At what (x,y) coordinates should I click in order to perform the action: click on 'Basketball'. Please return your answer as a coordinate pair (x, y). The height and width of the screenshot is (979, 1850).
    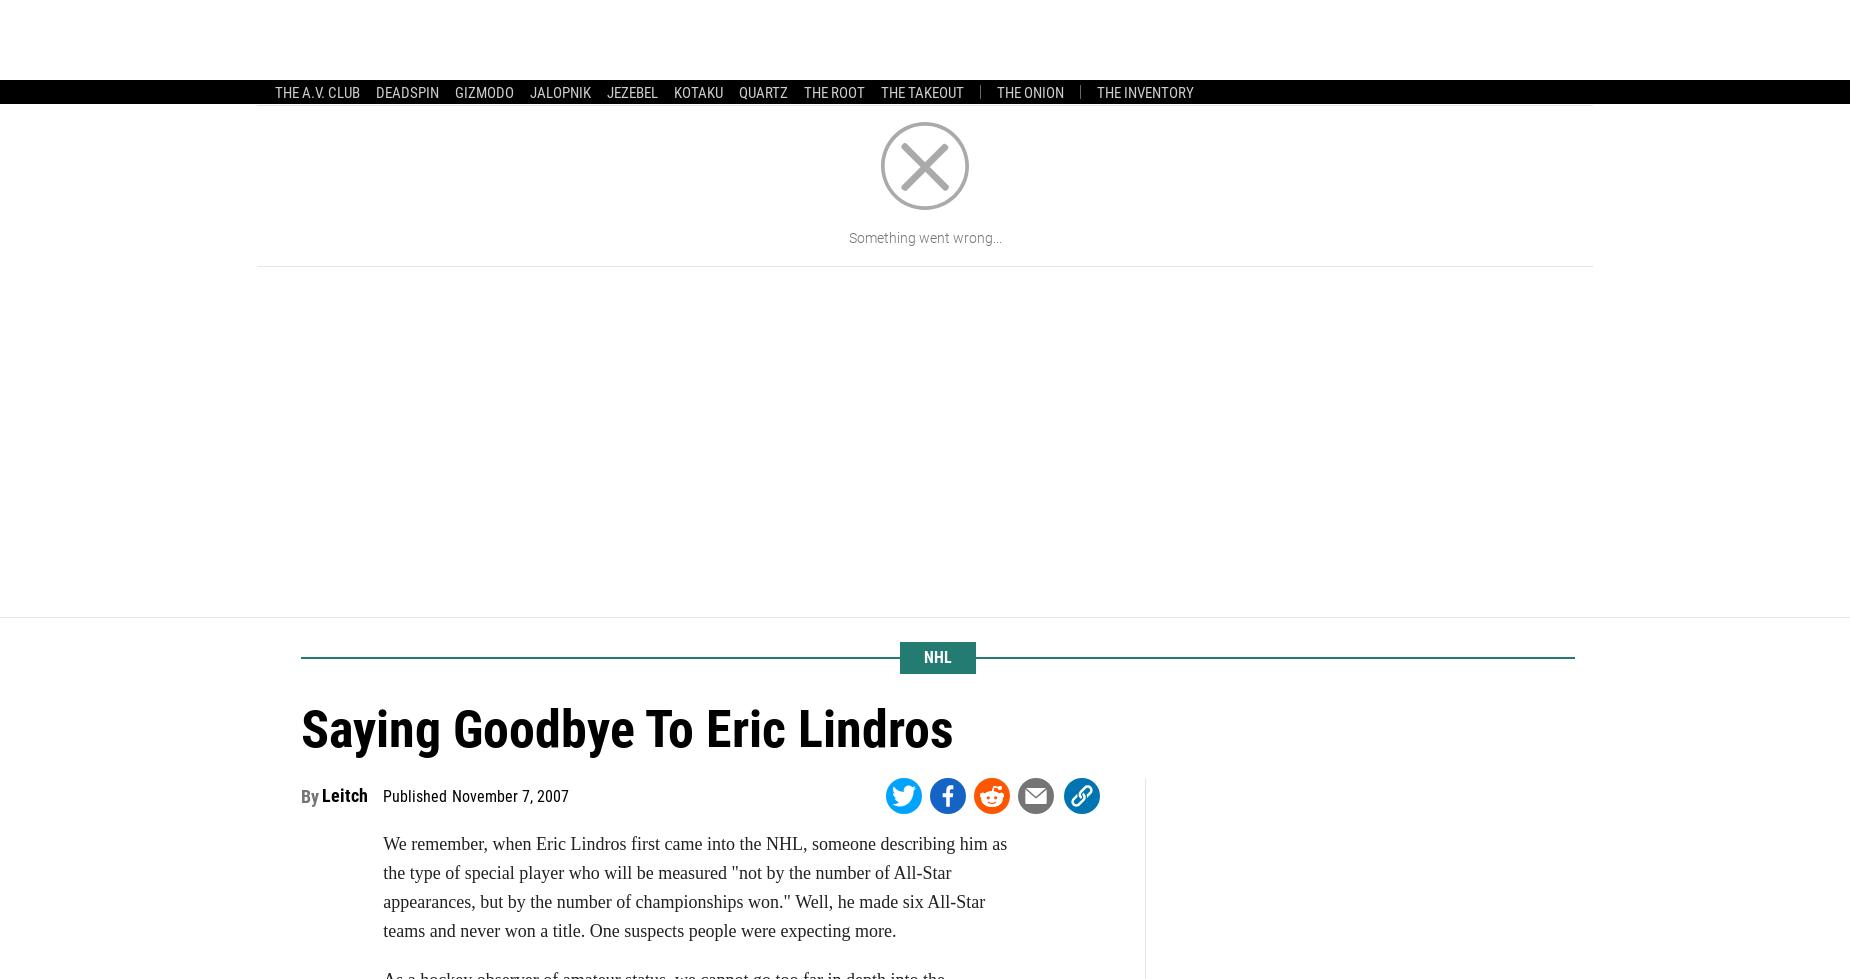
    Looking at the image, I should click on (938, 33).